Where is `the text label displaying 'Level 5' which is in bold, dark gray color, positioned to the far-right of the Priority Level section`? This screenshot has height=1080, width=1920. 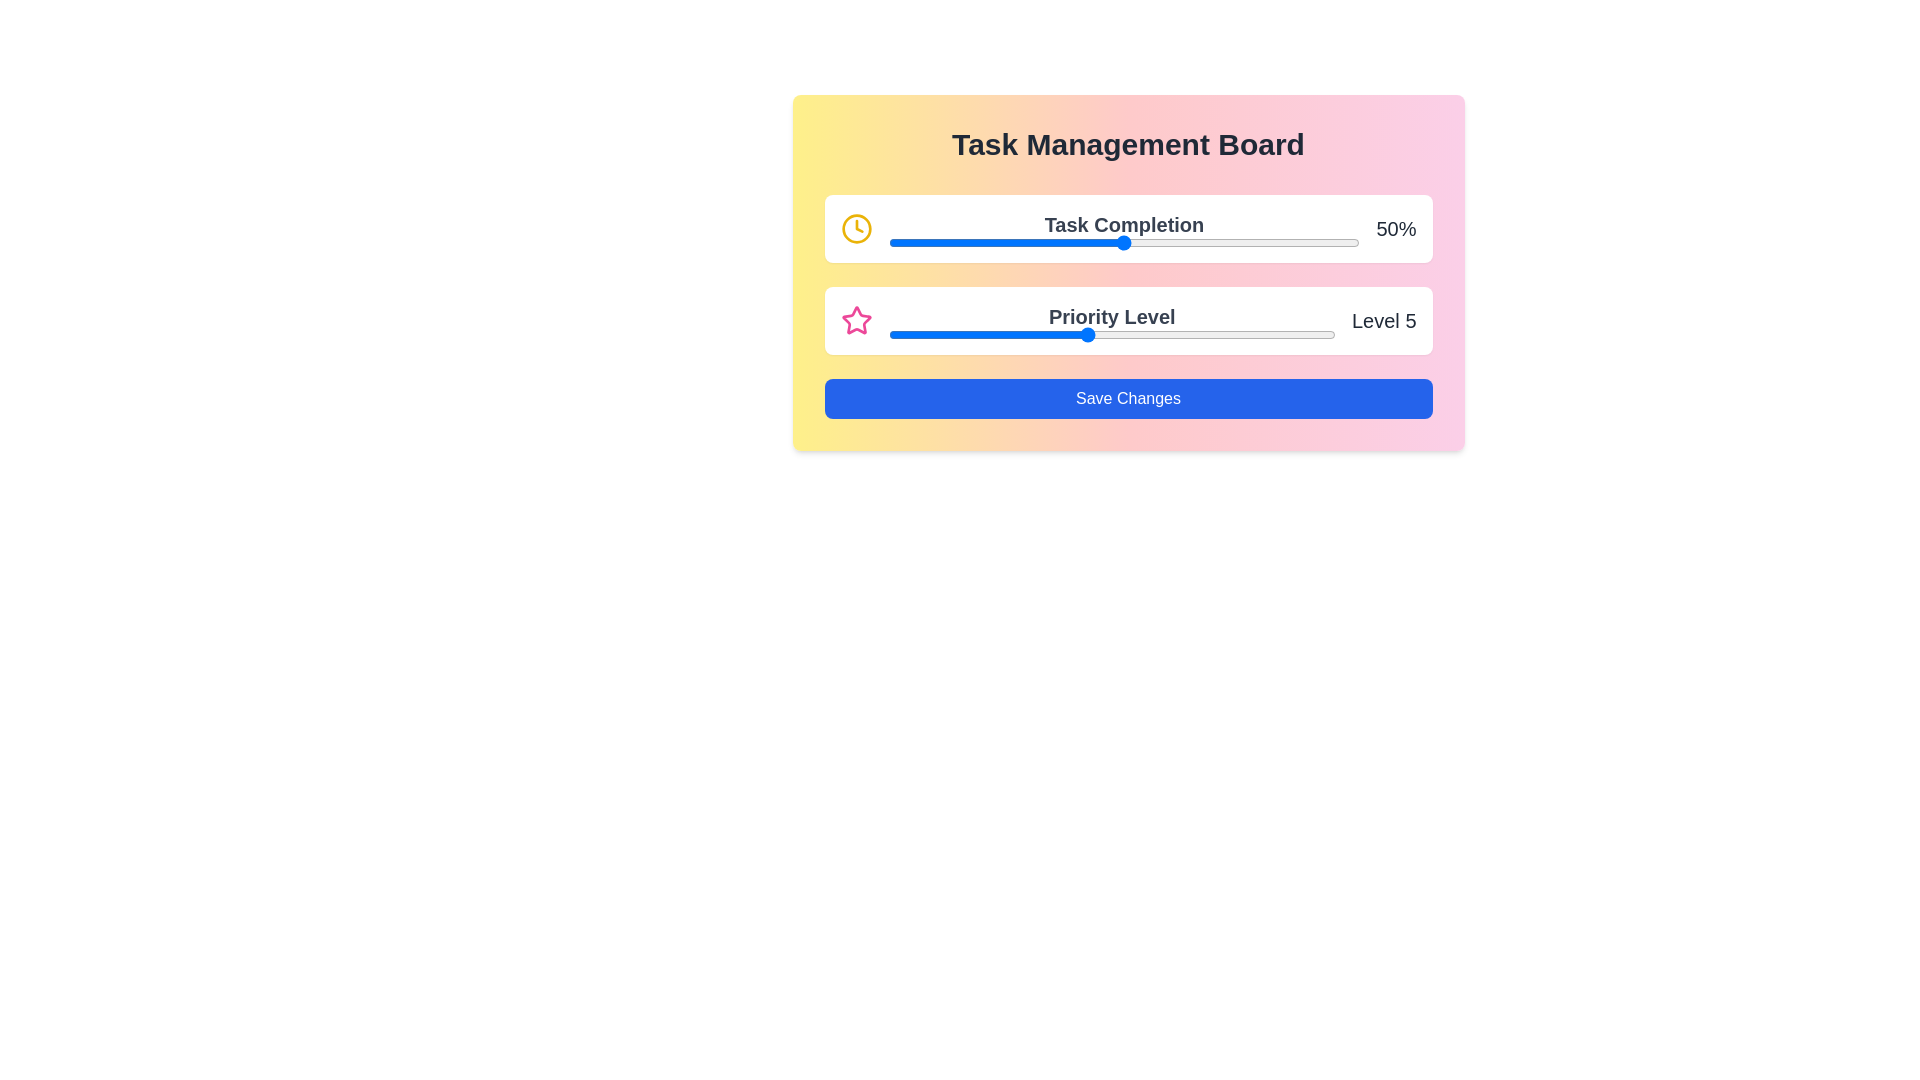
the text label displaying 'Level 5' which is in bold, dark gray color, positioned to the far-right of the Priority Level section is located at coordinates (1383, 319).